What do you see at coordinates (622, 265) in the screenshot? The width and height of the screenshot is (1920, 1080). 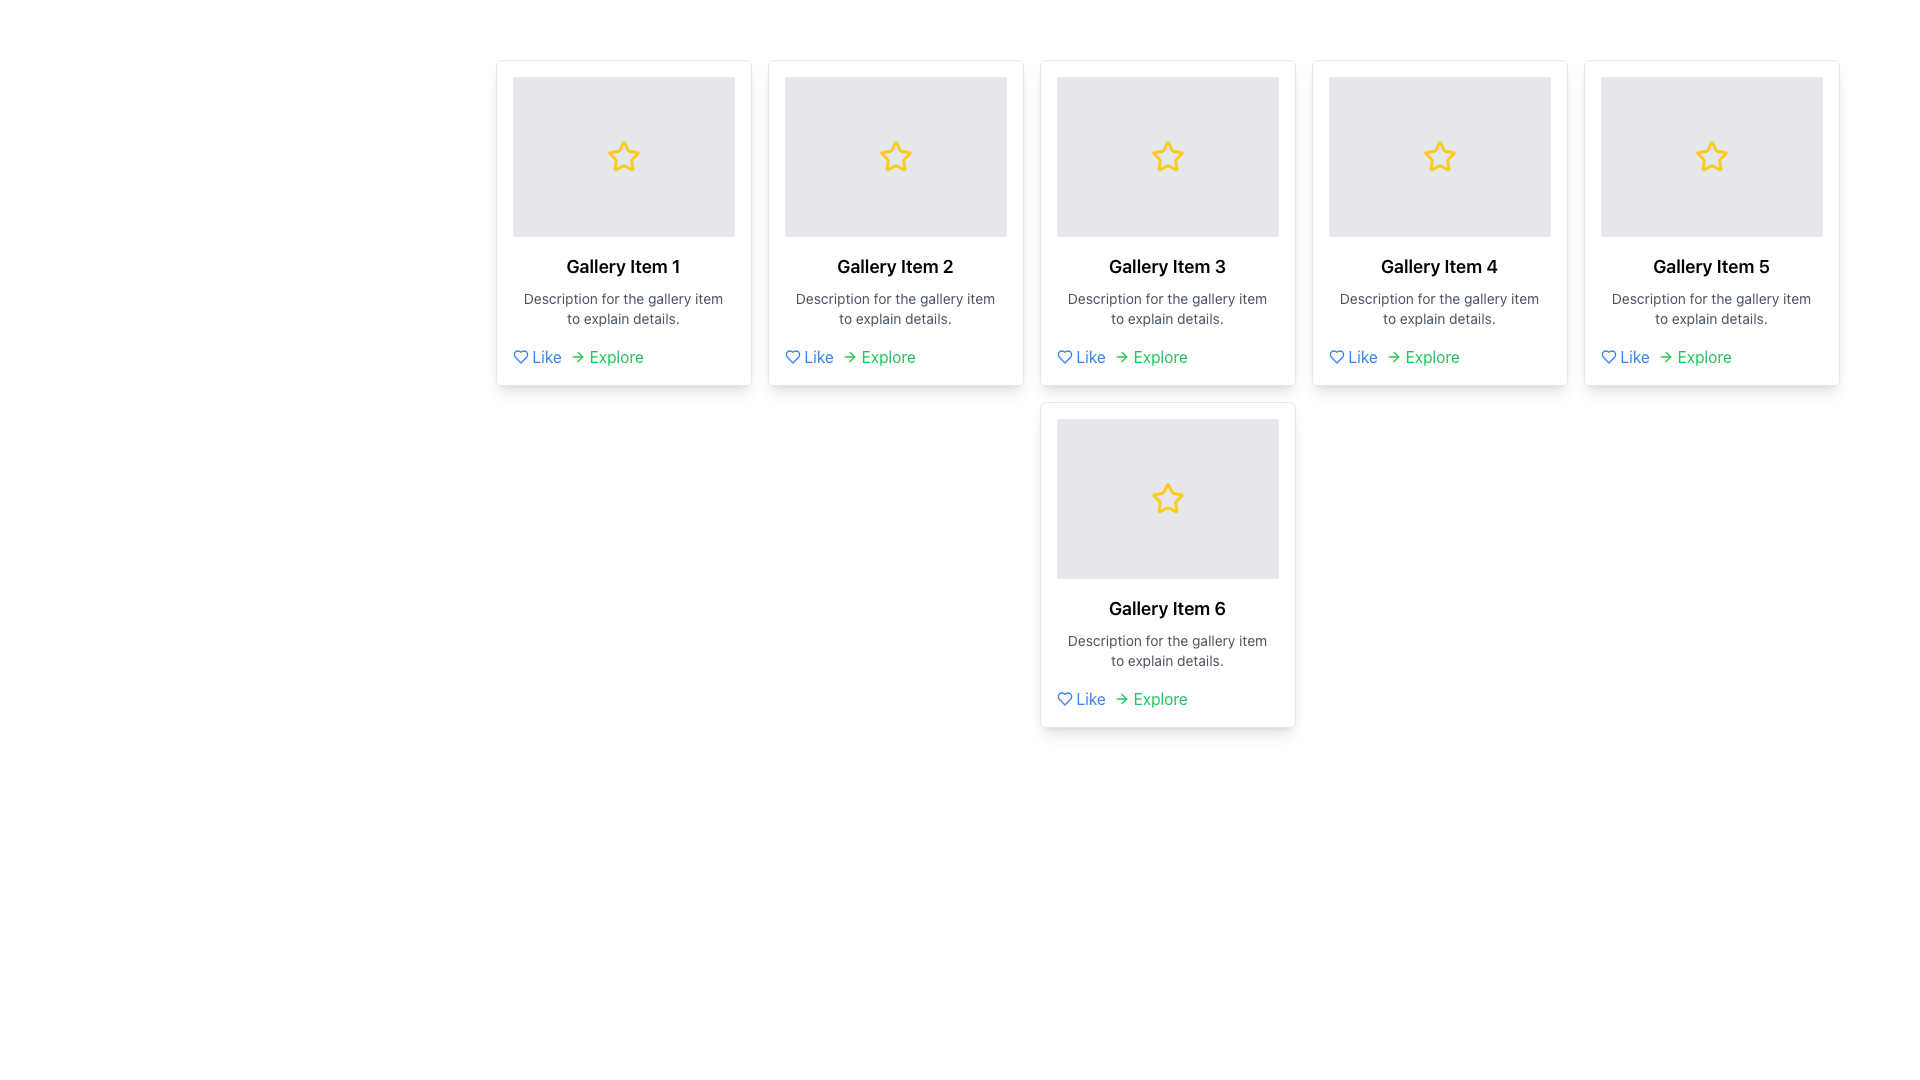 I see `the text label 'Gallery Item 1', which is styled in bold and slightly larger font, located in the upper center area of the gallery card layout` at bounding box center [622, 265].